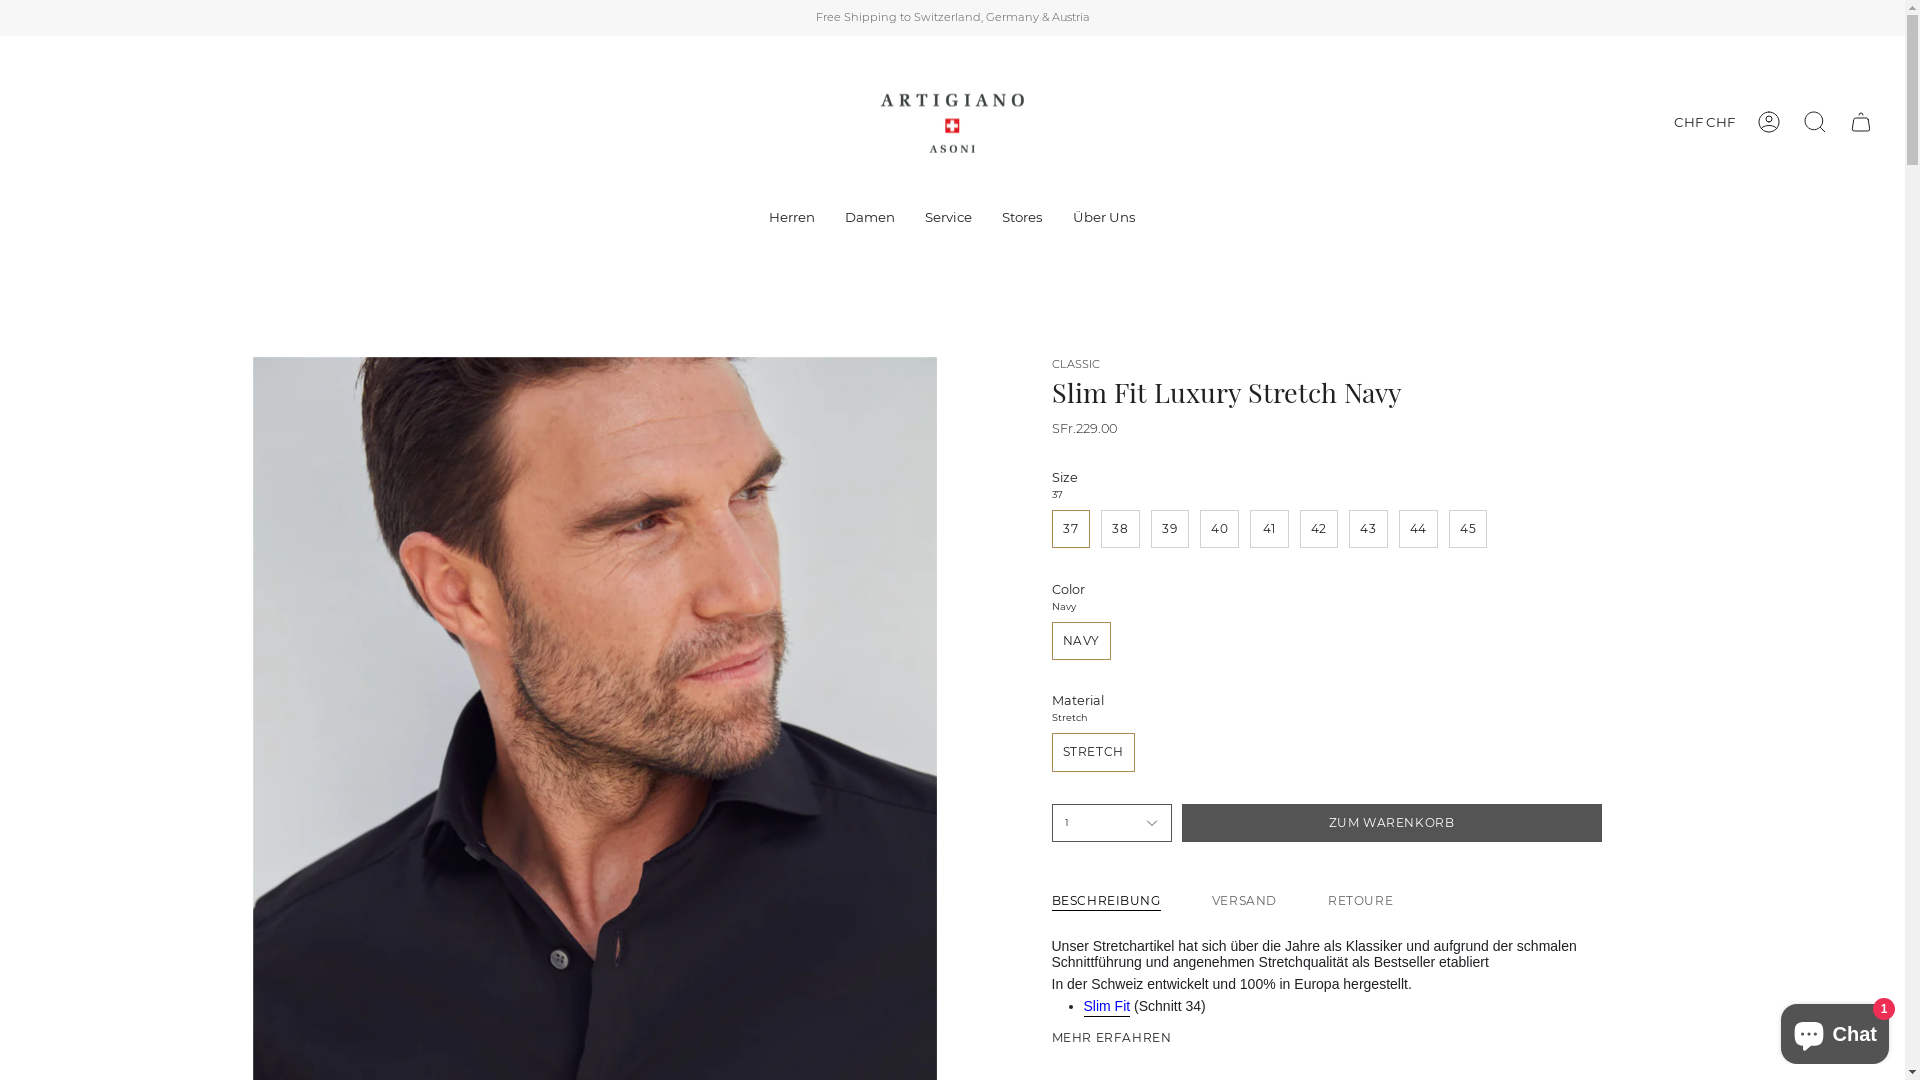 The image size is (1920, 1080). Describe the element at coordinates (1838, 122) in the screenshot. I see `'Warenkorb'` at that location.